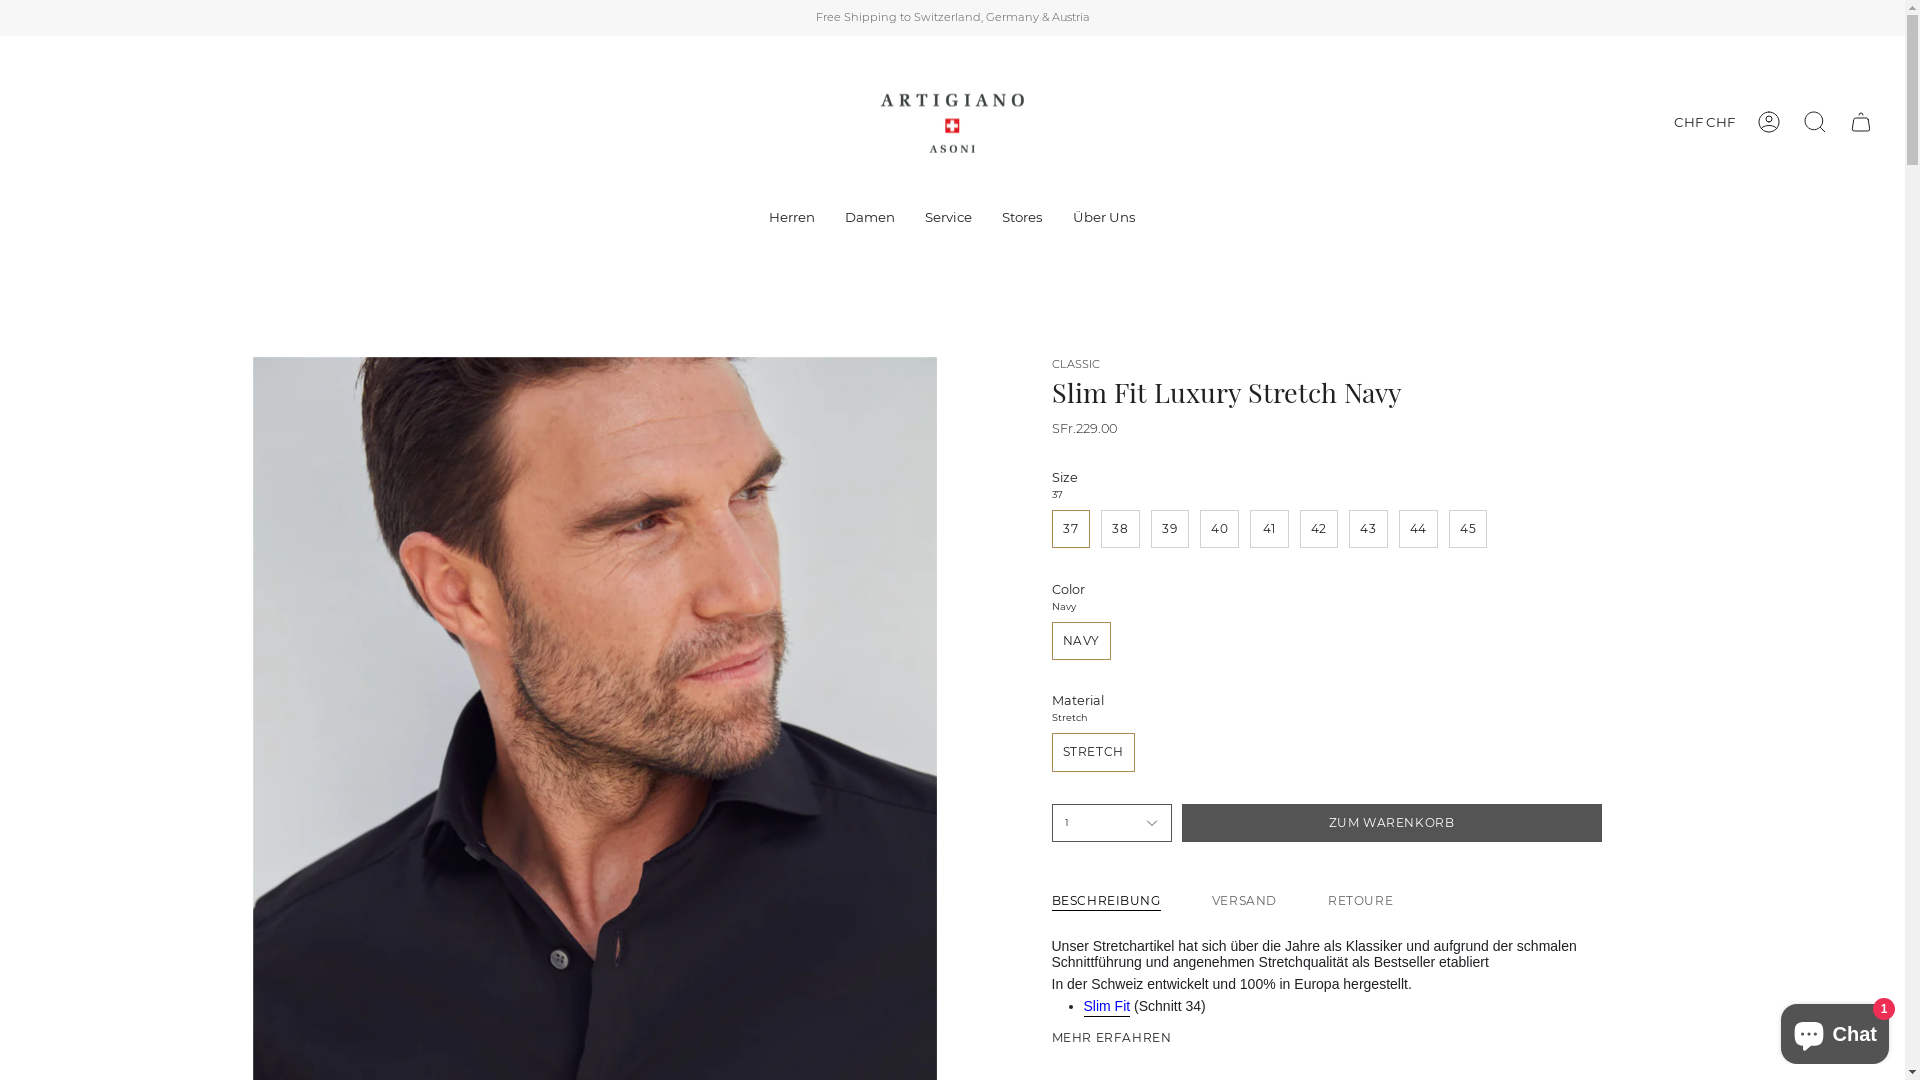 The image size is (1920, 1080). Describe the element at coordinates (1838, 122) in the screenshot. I see `'Warenkorb'` at that location.